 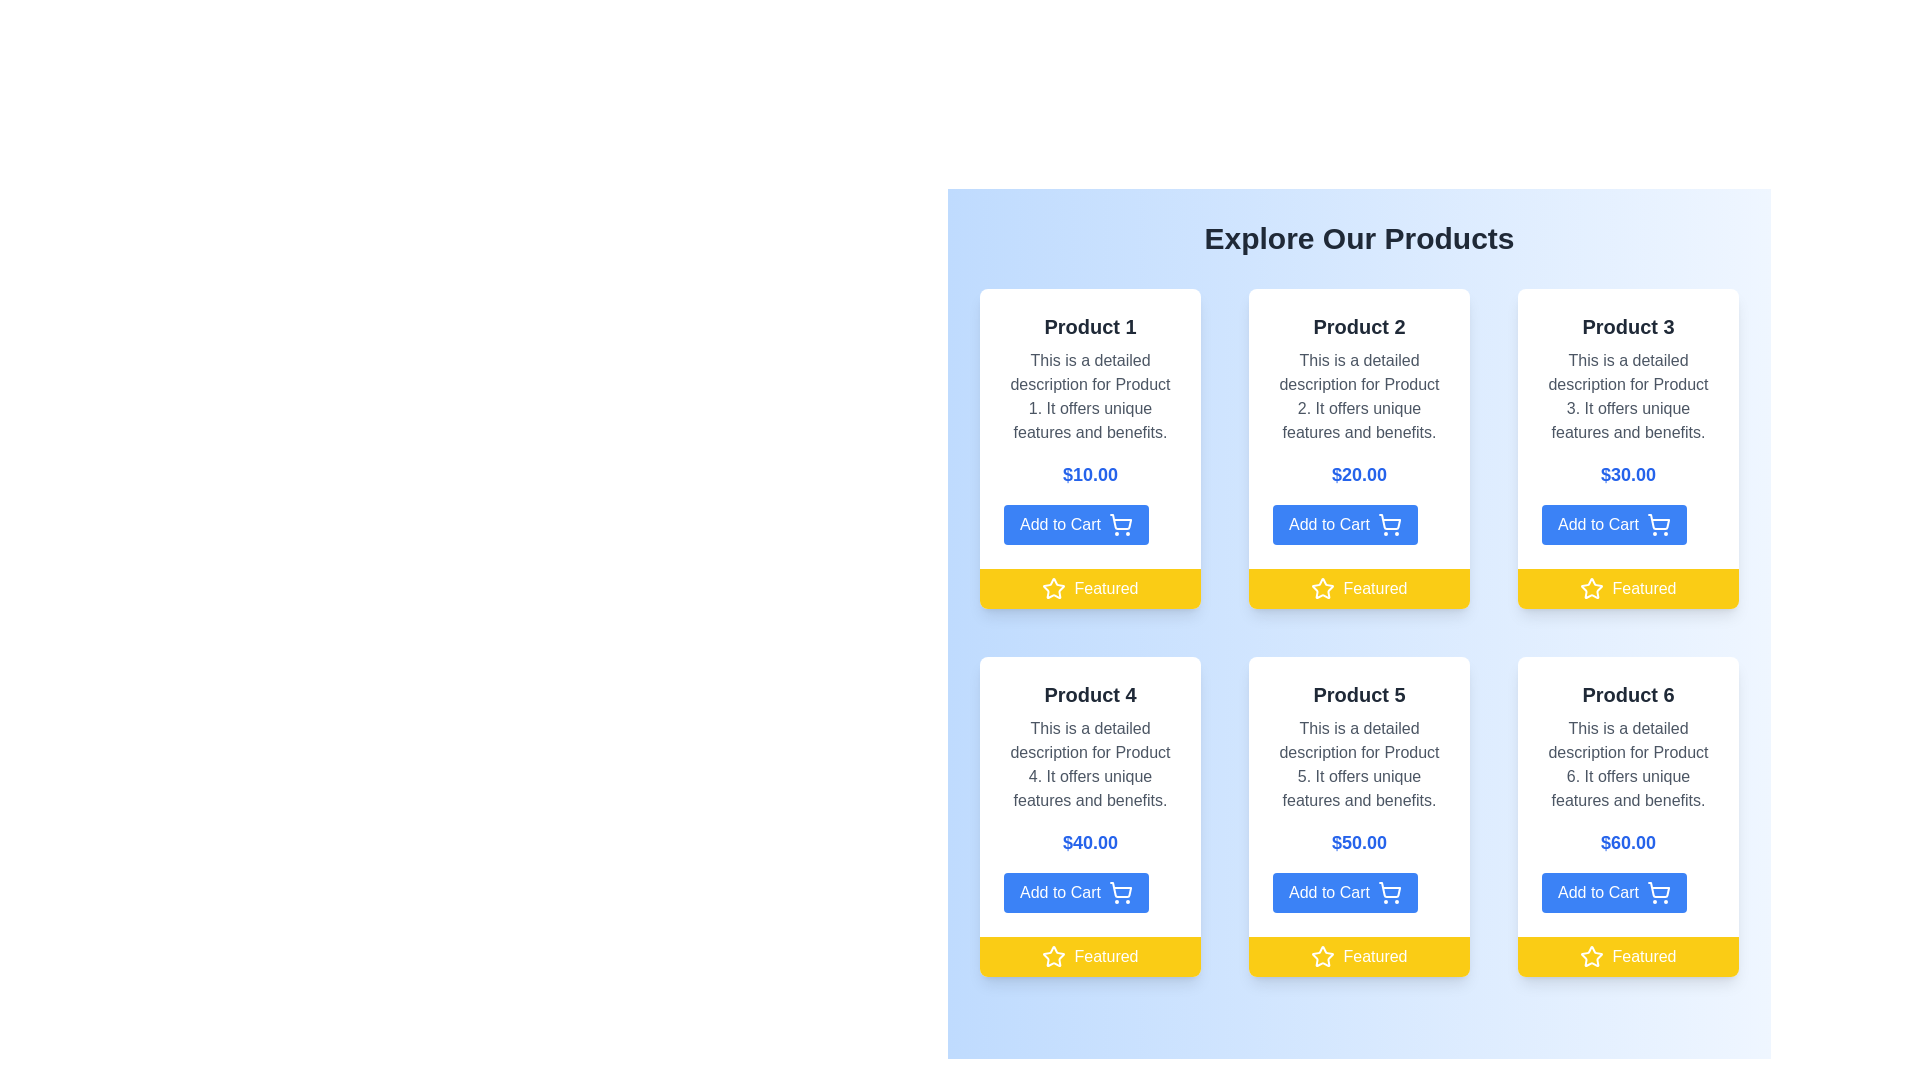 I want to click on the blue 'Add to Cart' button with rounded corners located at the bottom section of the card for 'Product 2', which is directly below the price label displaying '$20.00', so click(x=1345, y=523).